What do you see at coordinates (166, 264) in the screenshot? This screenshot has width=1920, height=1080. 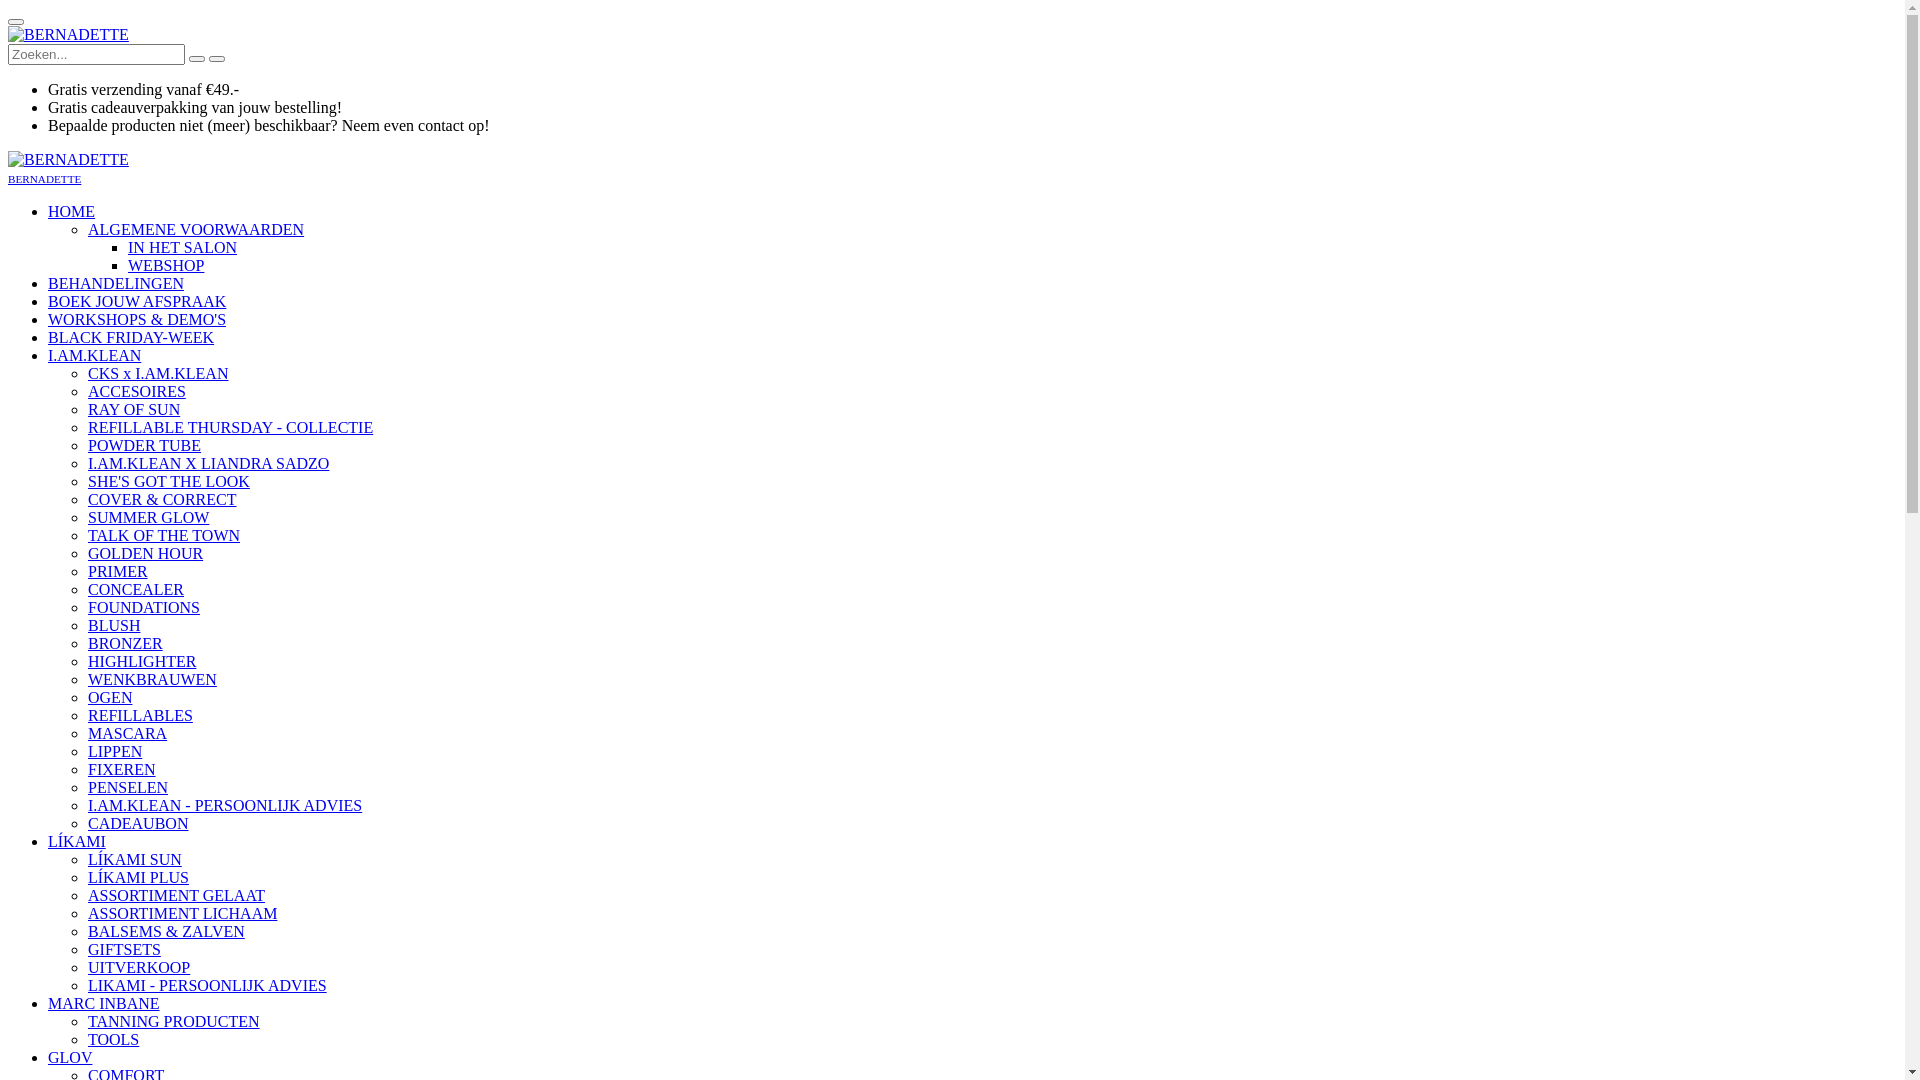 I see `'WEBSHOP'` at bounding box center [166, 264].